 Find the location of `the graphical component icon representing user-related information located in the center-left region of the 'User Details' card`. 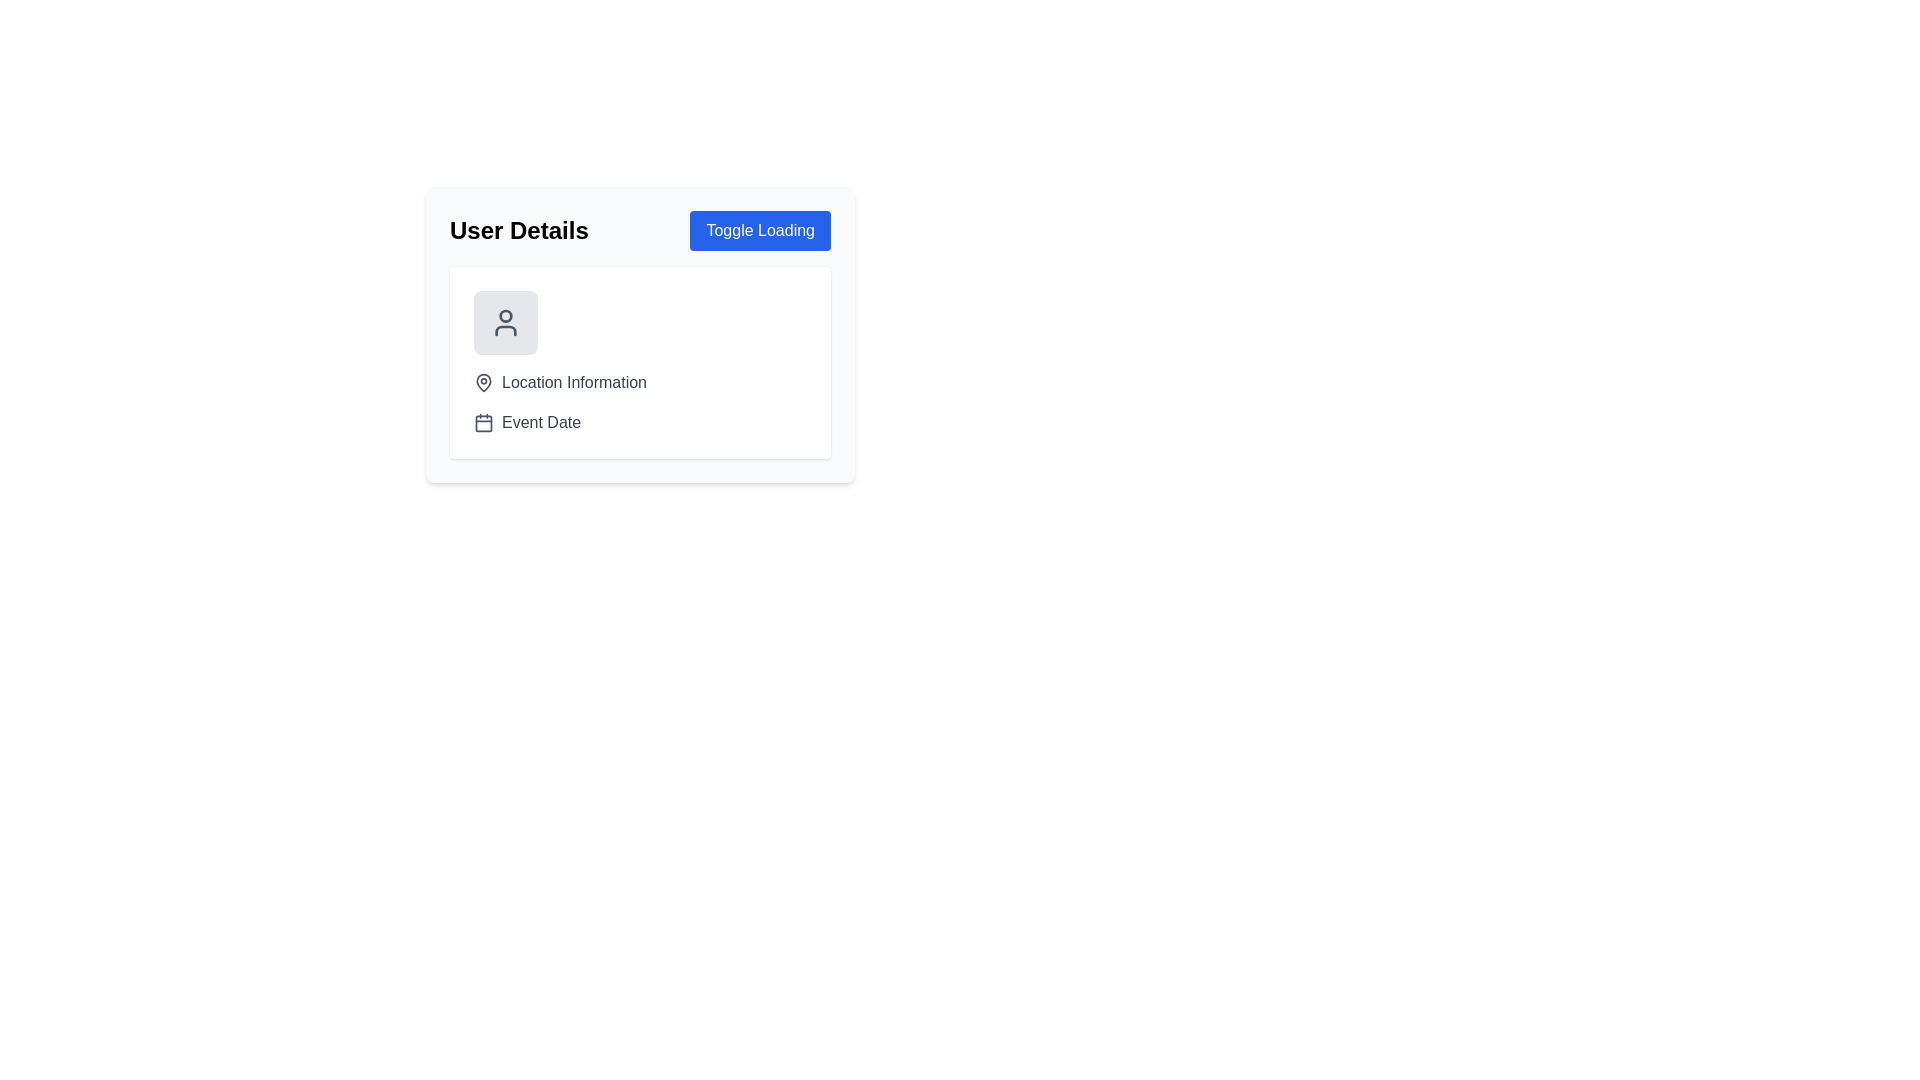

the graphical component icon representing user-related information located in the center-left region of the 'User Details' card is located at coordinates (640, 322).